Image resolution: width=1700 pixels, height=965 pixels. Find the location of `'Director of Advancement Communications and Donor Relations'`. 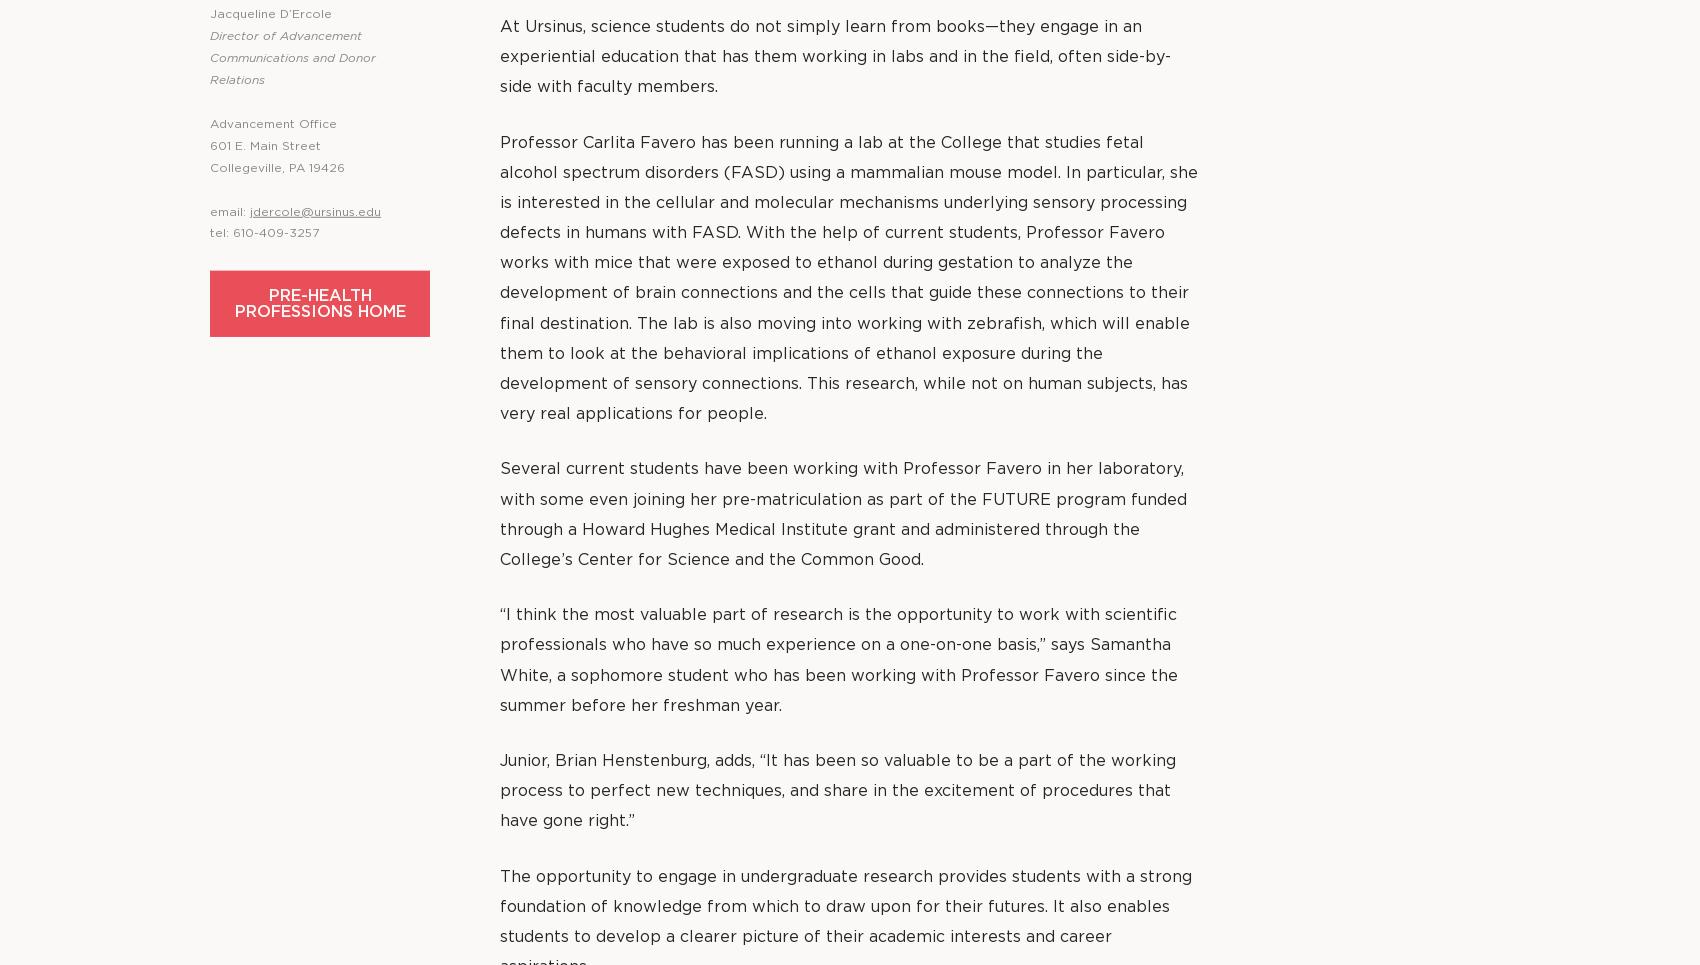

'Director of Advancement Communications and Donor Relations' is located at coordinates (293, 57).